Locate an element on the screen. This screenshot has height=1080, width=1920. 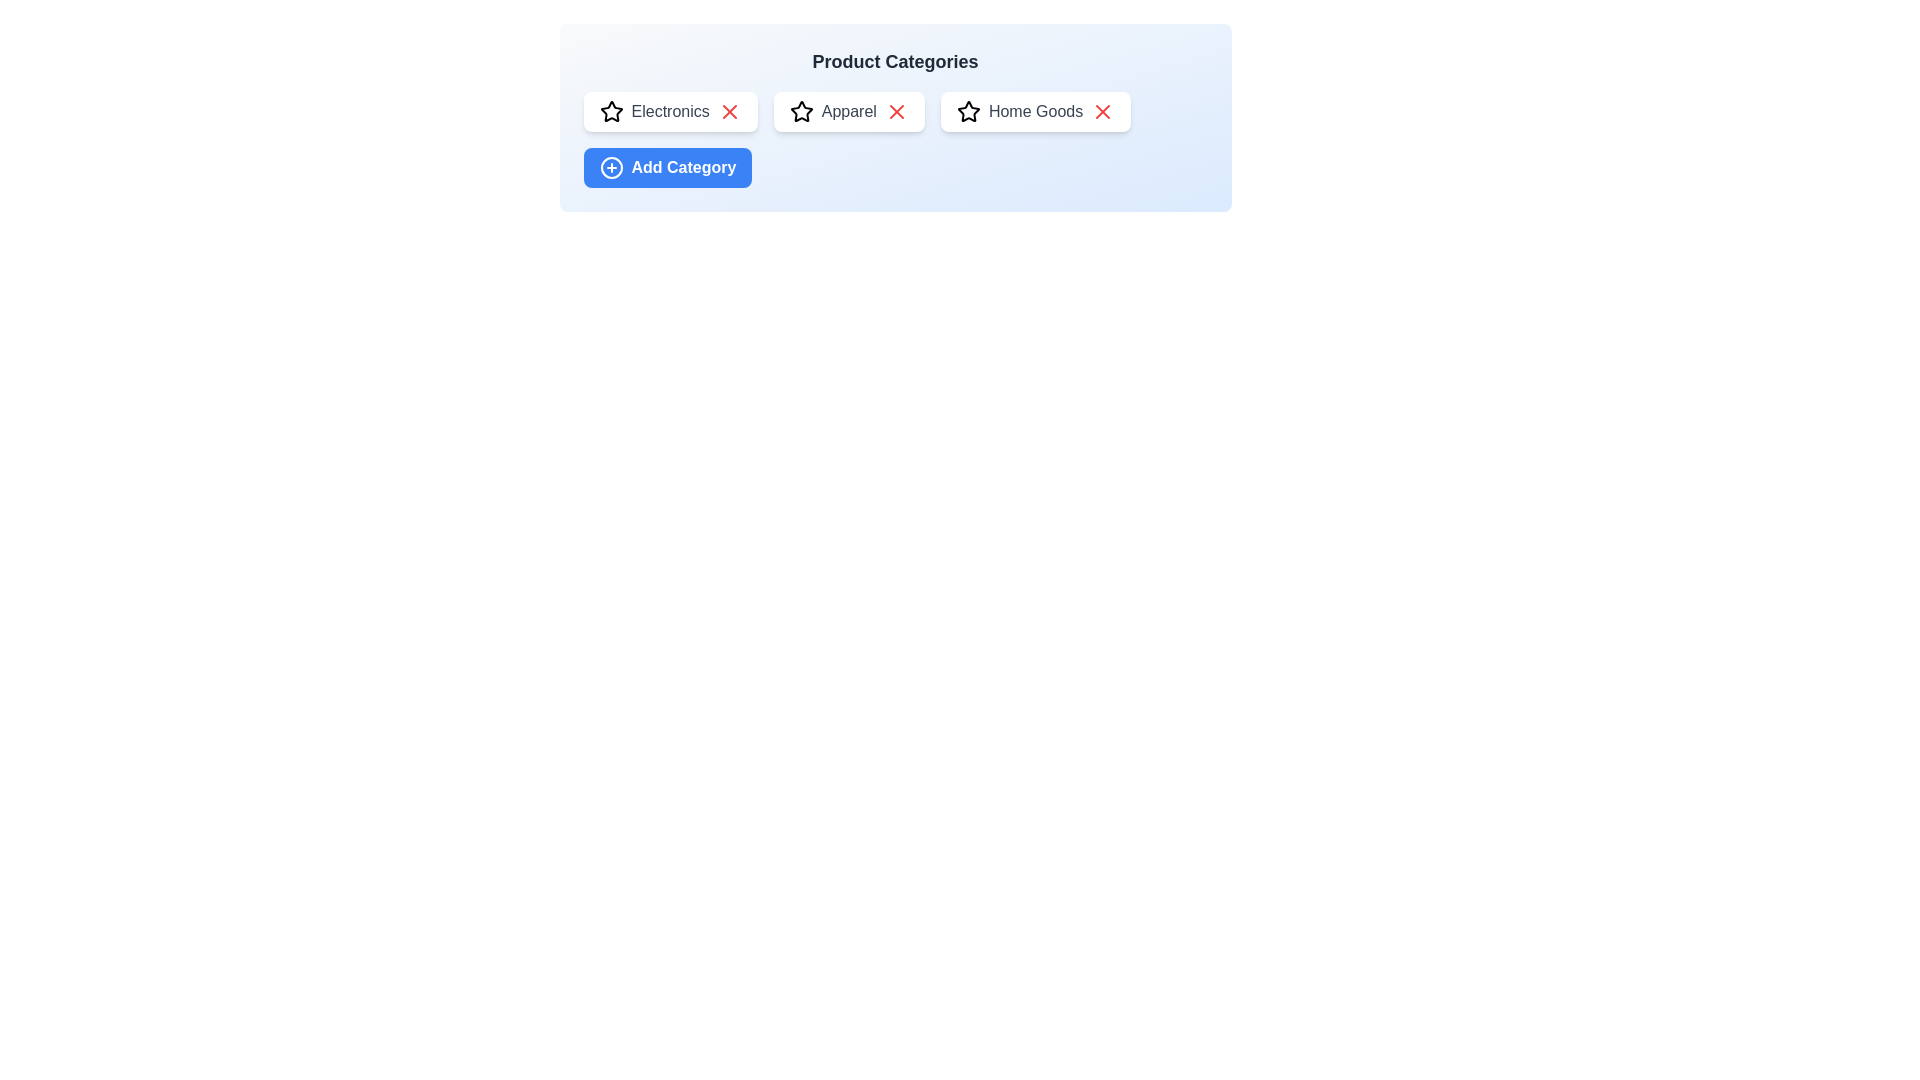
the category chip labeled Home Goods to observe its hover effects is located at coordinates (1036, 111).